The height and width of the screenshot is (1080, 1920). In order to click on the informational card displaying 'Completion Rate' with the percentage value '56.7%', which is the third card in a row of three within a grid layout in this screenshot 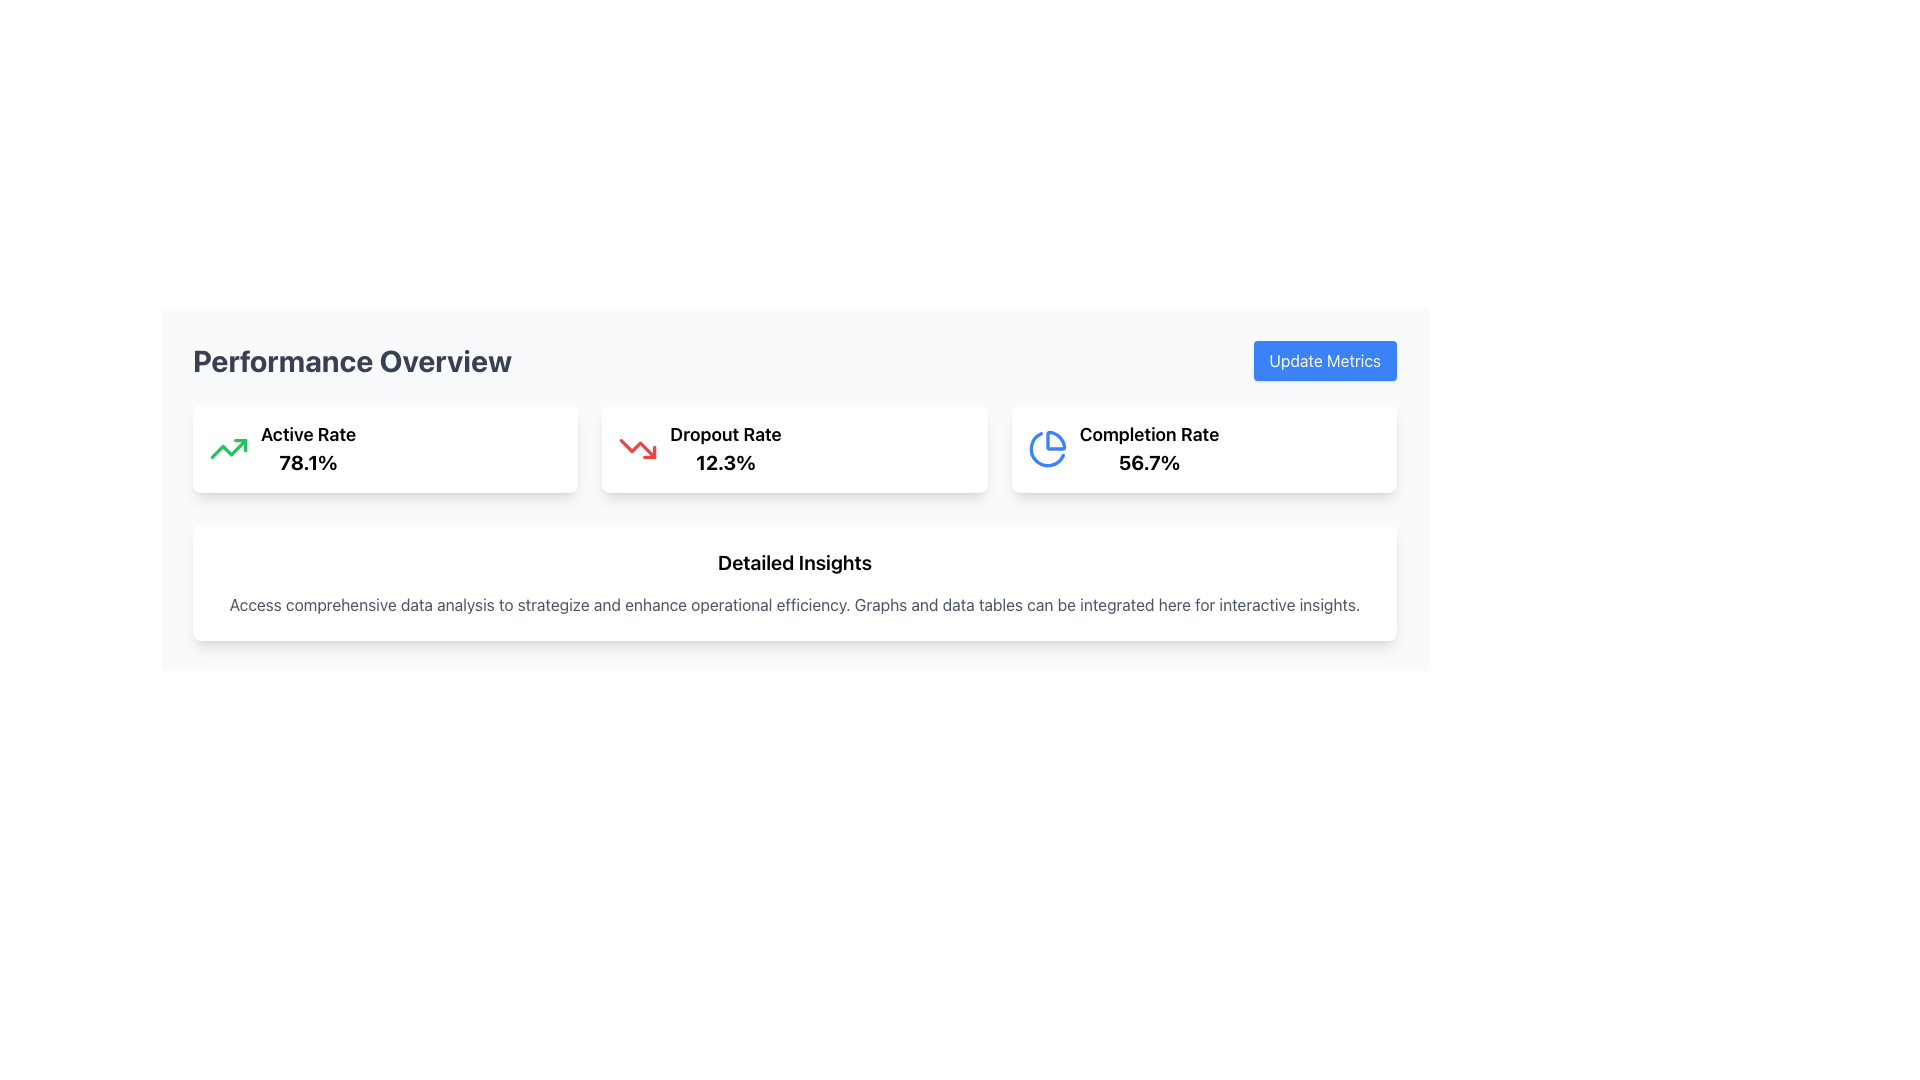, I will do `click(1203, 447)`.